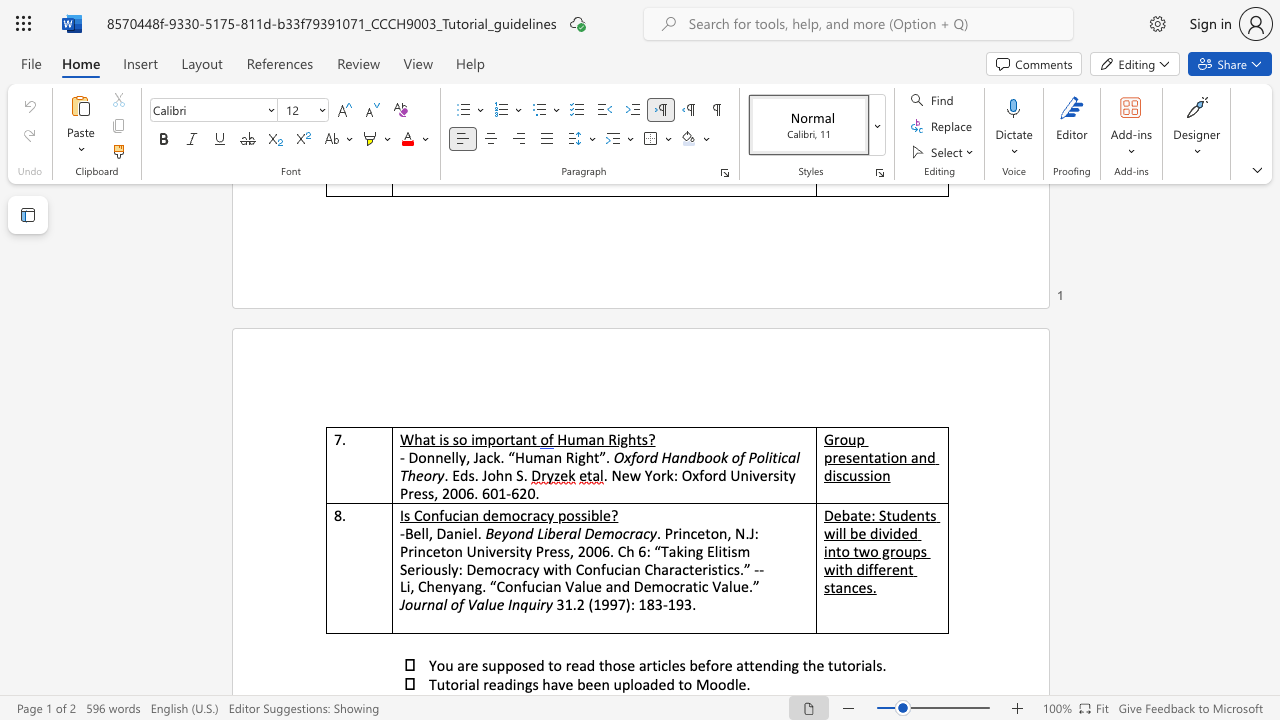  What do you see at coordinates (629, 603) in the screenshot?
I see `the subset text ": 183-193." within the text "31.2 (1997): 183-193."` at bounding box center [629, 603].